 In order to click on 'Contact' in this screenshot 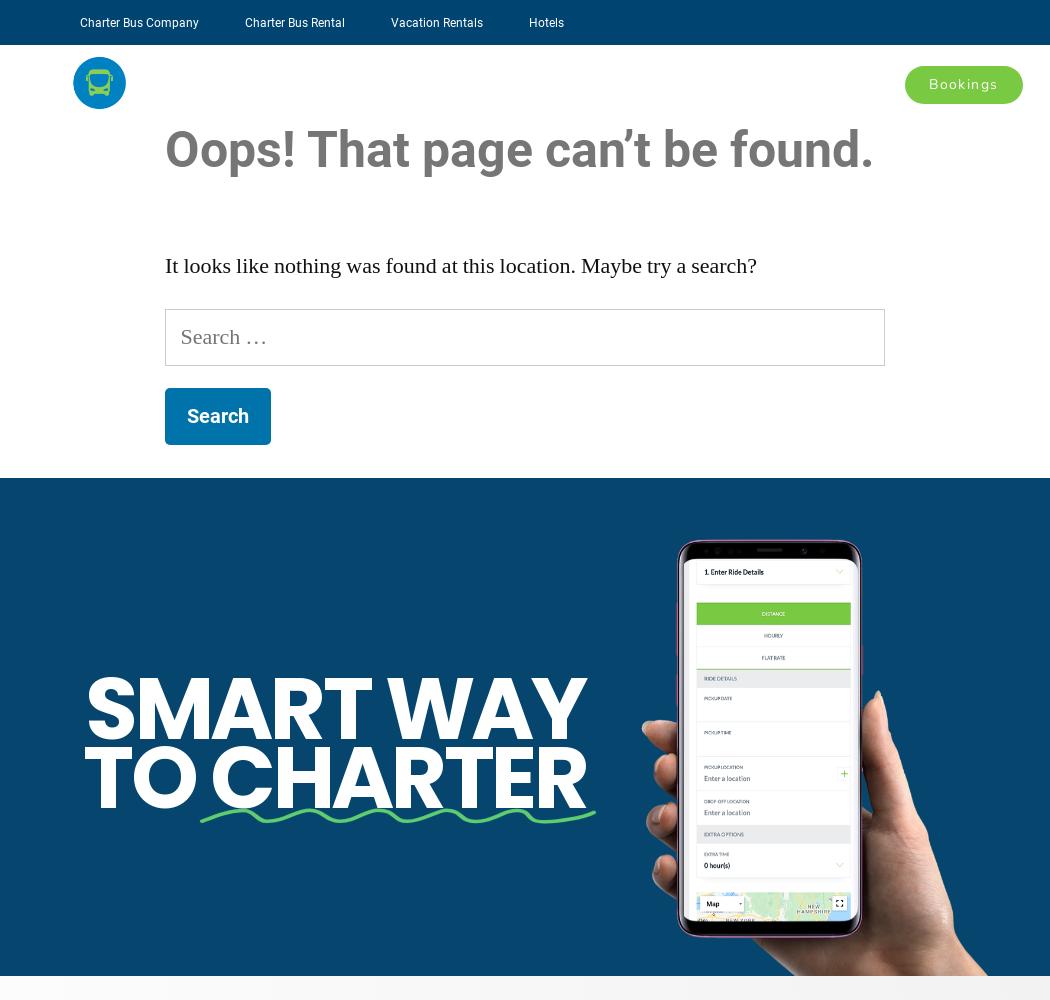, I will do `click(859, 82)`.